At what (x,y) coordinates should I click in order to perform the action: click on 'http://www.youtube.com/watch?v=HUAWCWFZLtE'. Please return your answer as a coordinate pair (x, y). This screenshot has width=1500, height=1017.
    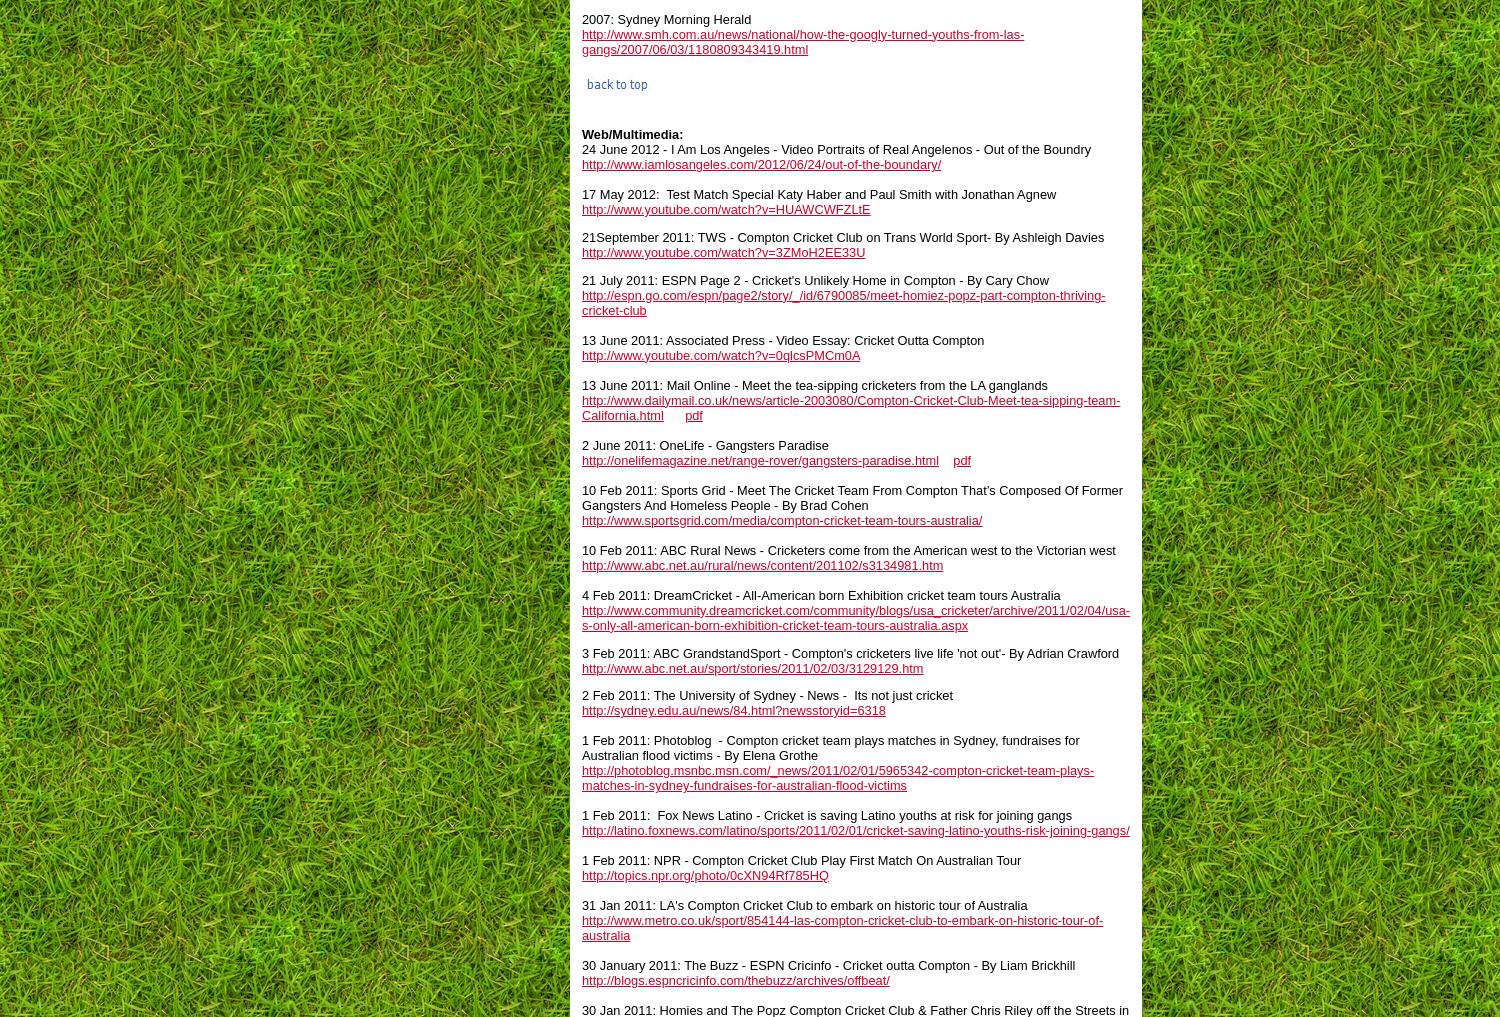
    Looking at the image, I should click on (581, 209).